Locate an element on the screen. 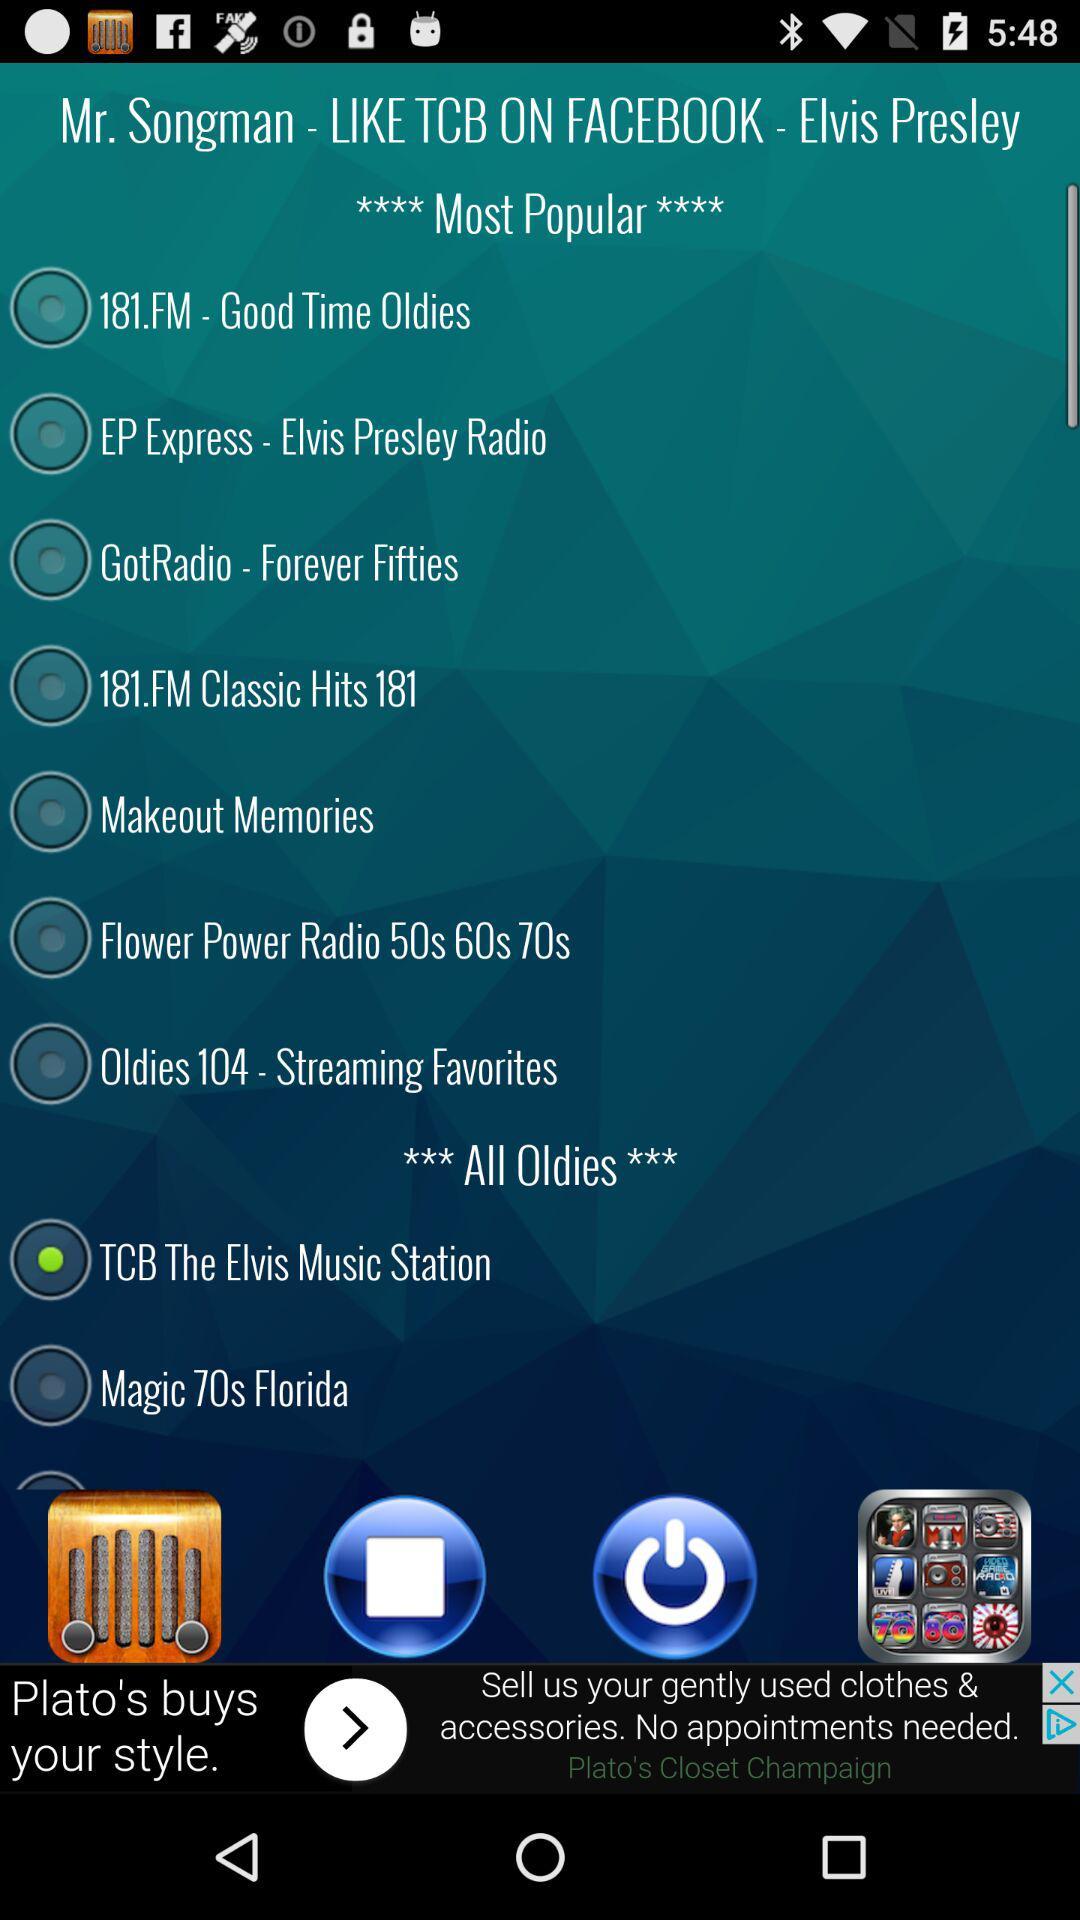 The width and height of the screenshot is (1080, 1920). pause button is located at coordinates (405, 1575).